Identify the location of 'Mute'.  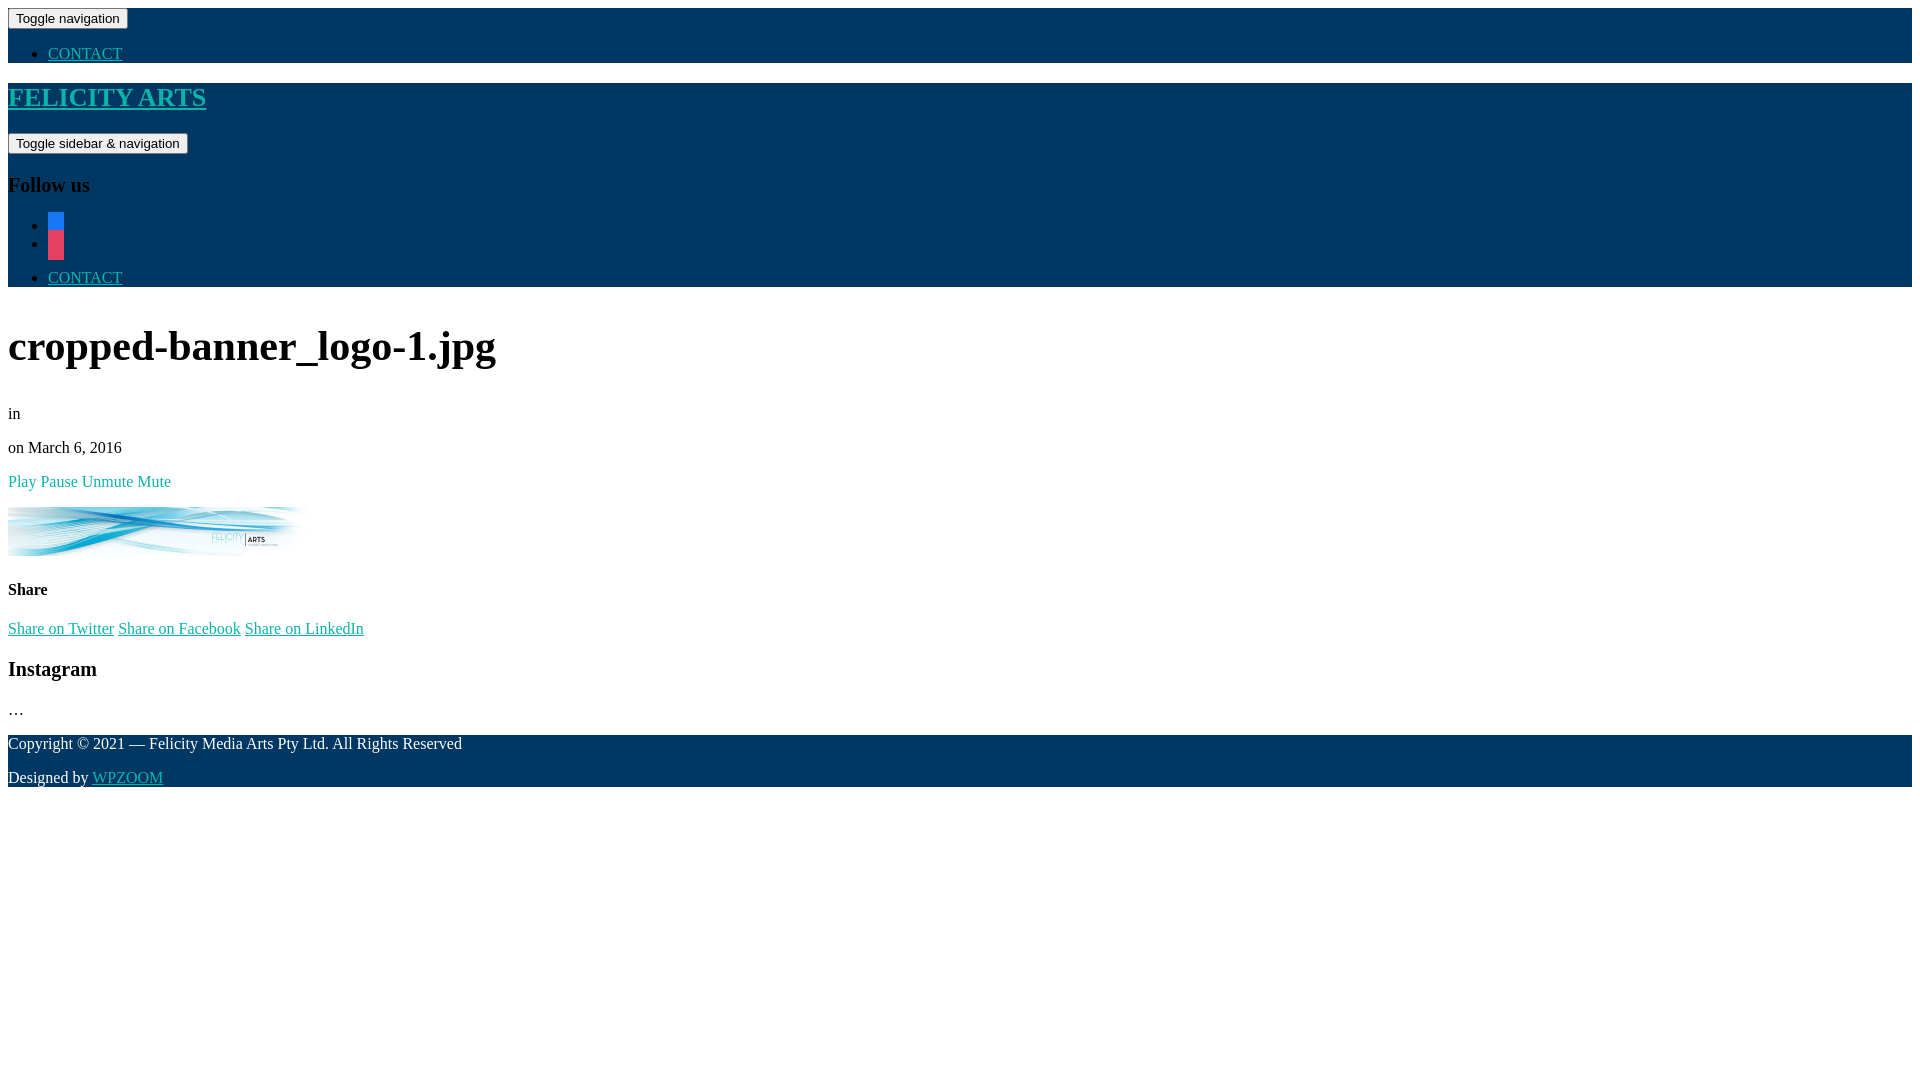
(152, 481).